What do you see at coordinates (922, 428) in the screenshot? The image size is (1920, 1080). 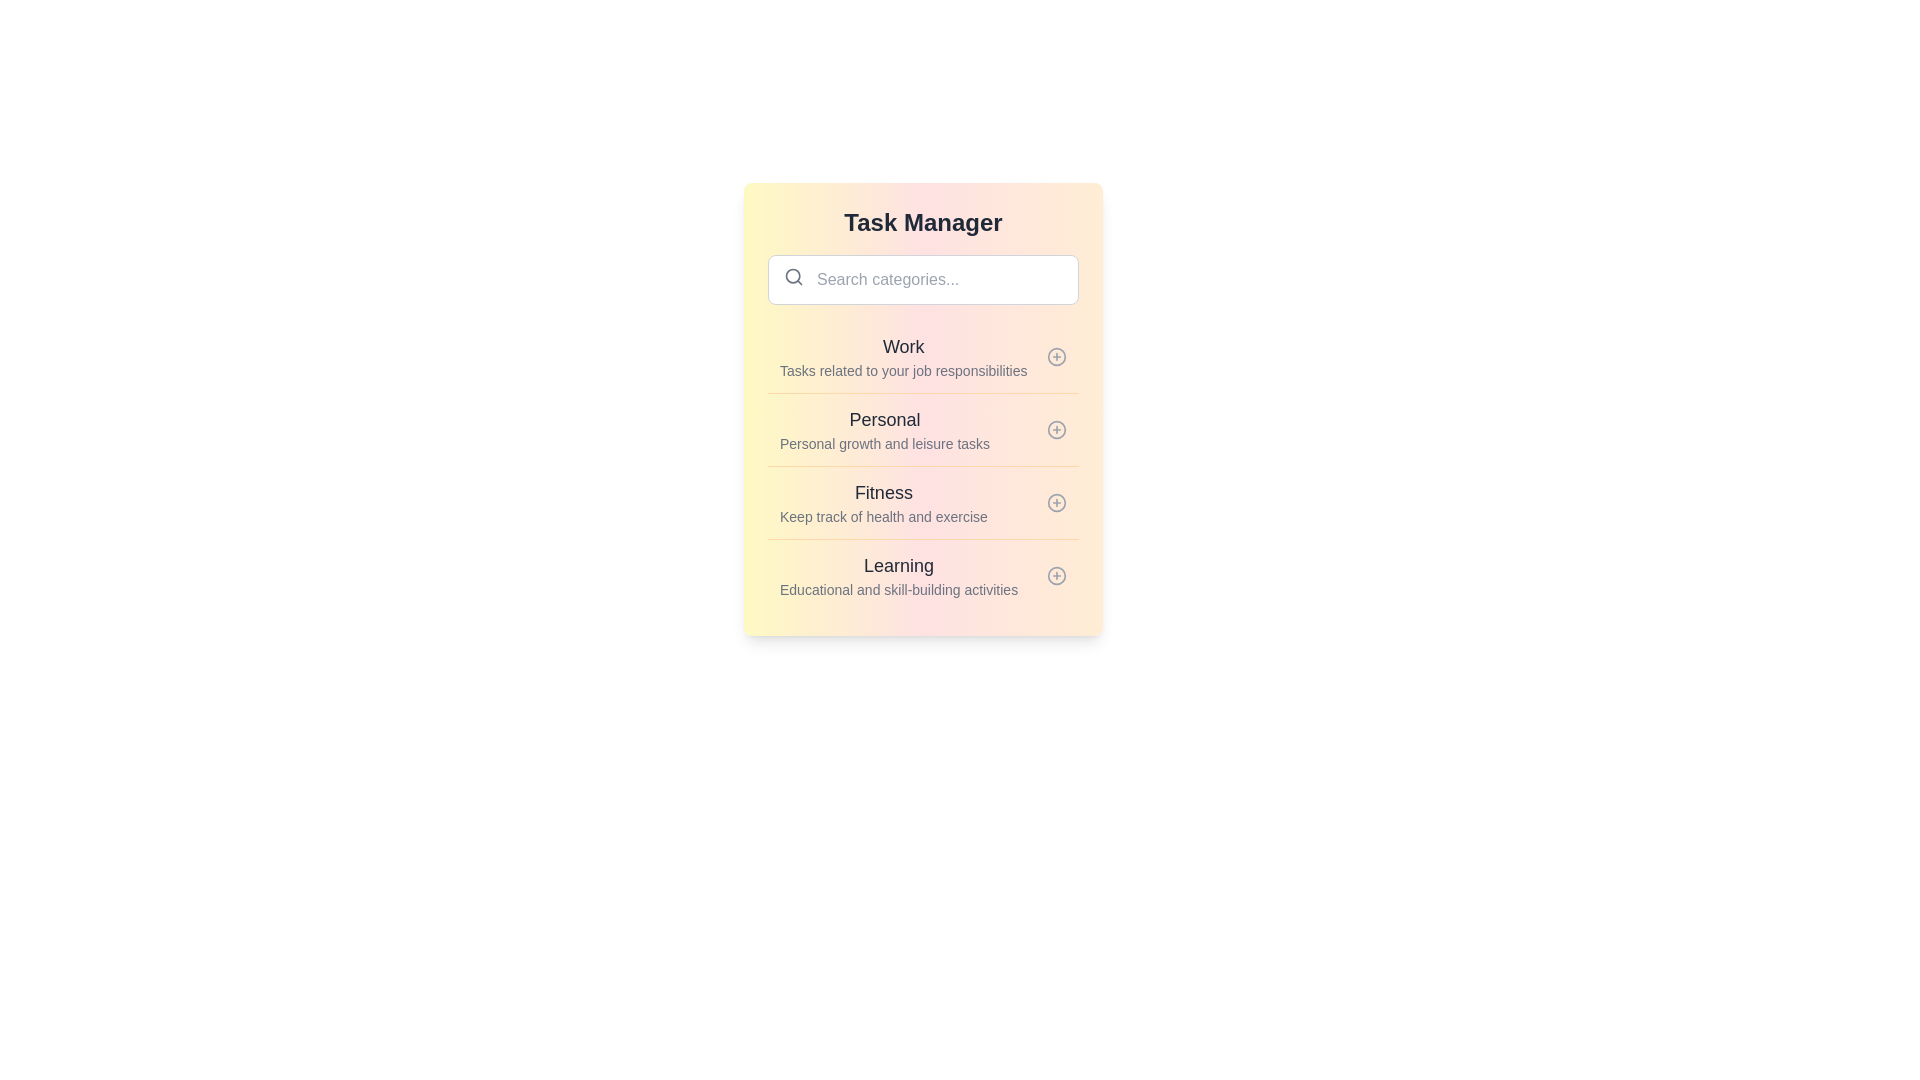 I see `the main body of the 'Personal' category item in the Task Manager section` at bounding box center [922, 428].